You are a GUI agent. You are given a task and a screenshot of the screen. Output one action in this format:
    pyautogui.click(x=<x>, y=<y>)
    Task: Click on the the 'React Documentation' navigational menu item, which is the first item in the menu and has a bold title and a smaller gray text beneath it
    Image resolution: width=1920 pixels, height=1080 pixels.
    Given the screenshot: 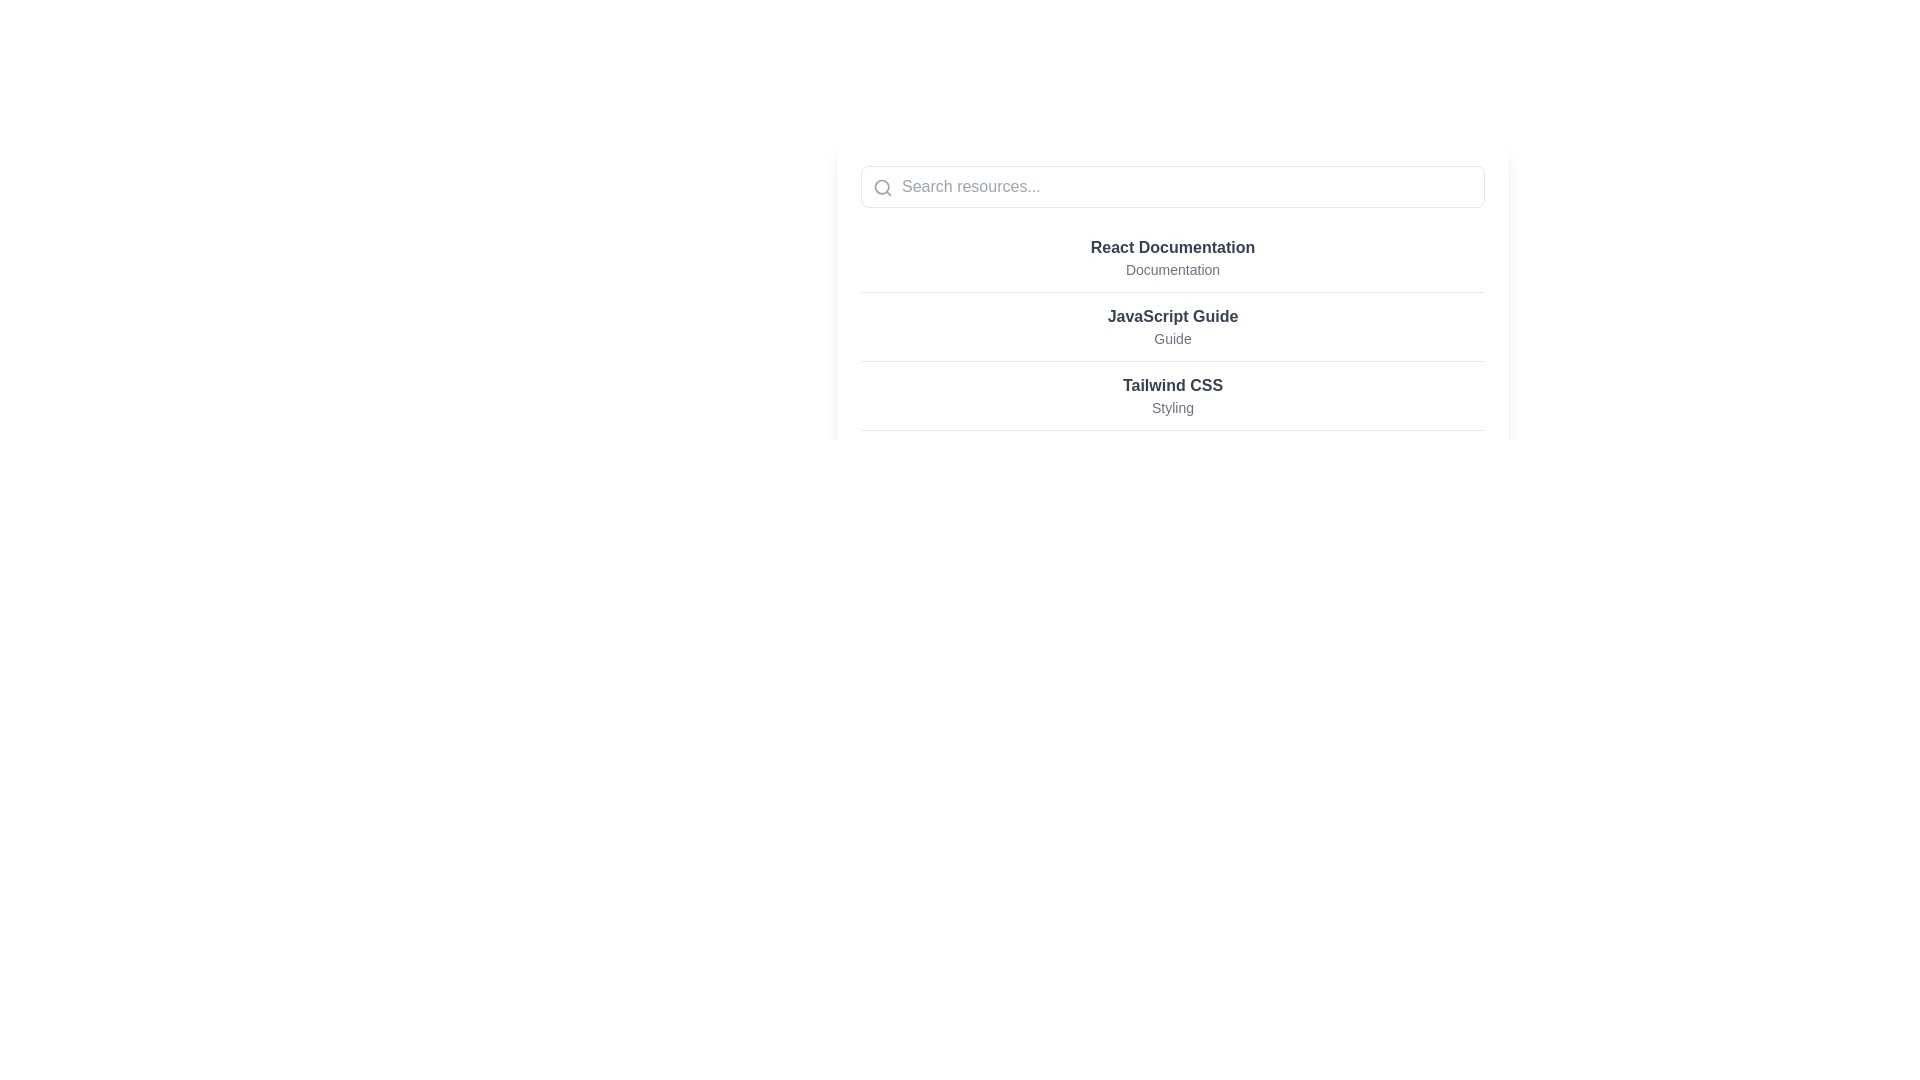 What is the action you would take?
    pyautogui.click(x=1172, y=257)
    